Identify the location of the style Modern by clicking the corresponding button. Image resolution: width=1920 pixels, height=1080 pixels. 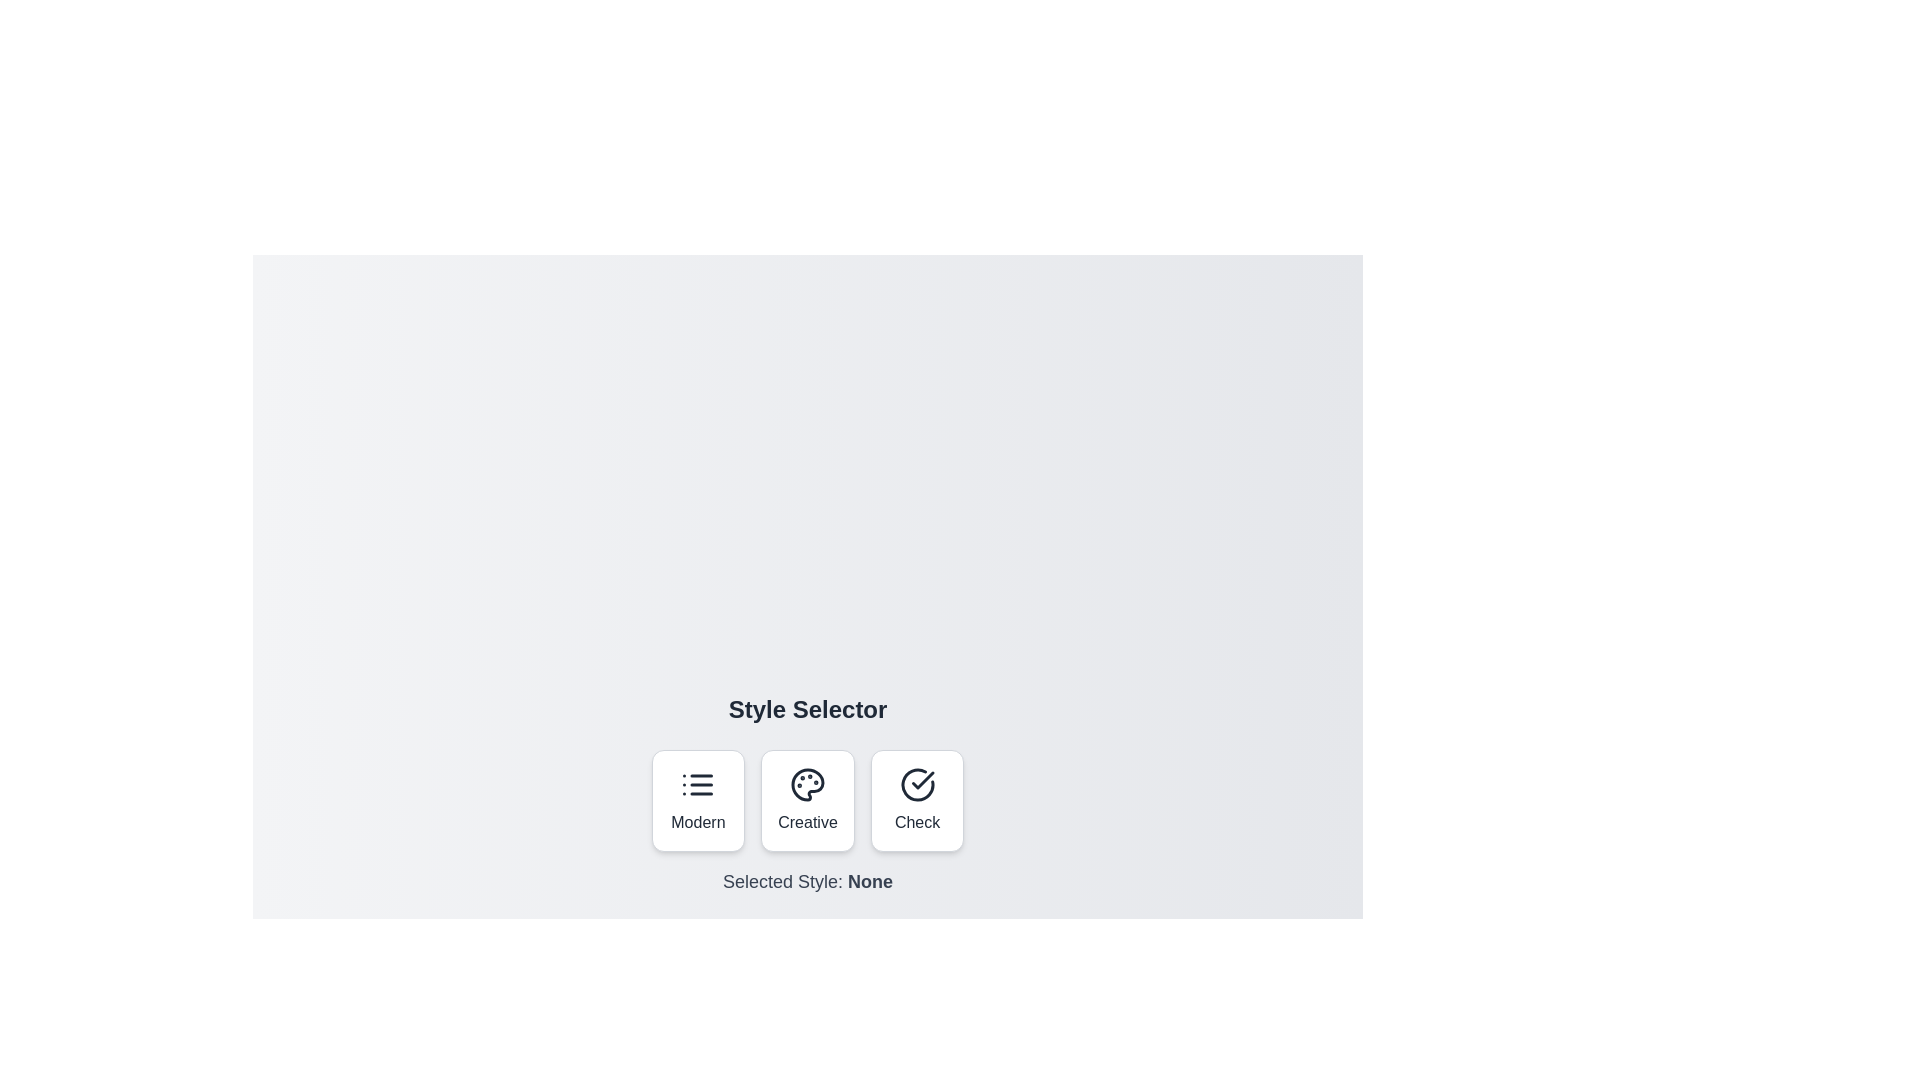
(697, 800).